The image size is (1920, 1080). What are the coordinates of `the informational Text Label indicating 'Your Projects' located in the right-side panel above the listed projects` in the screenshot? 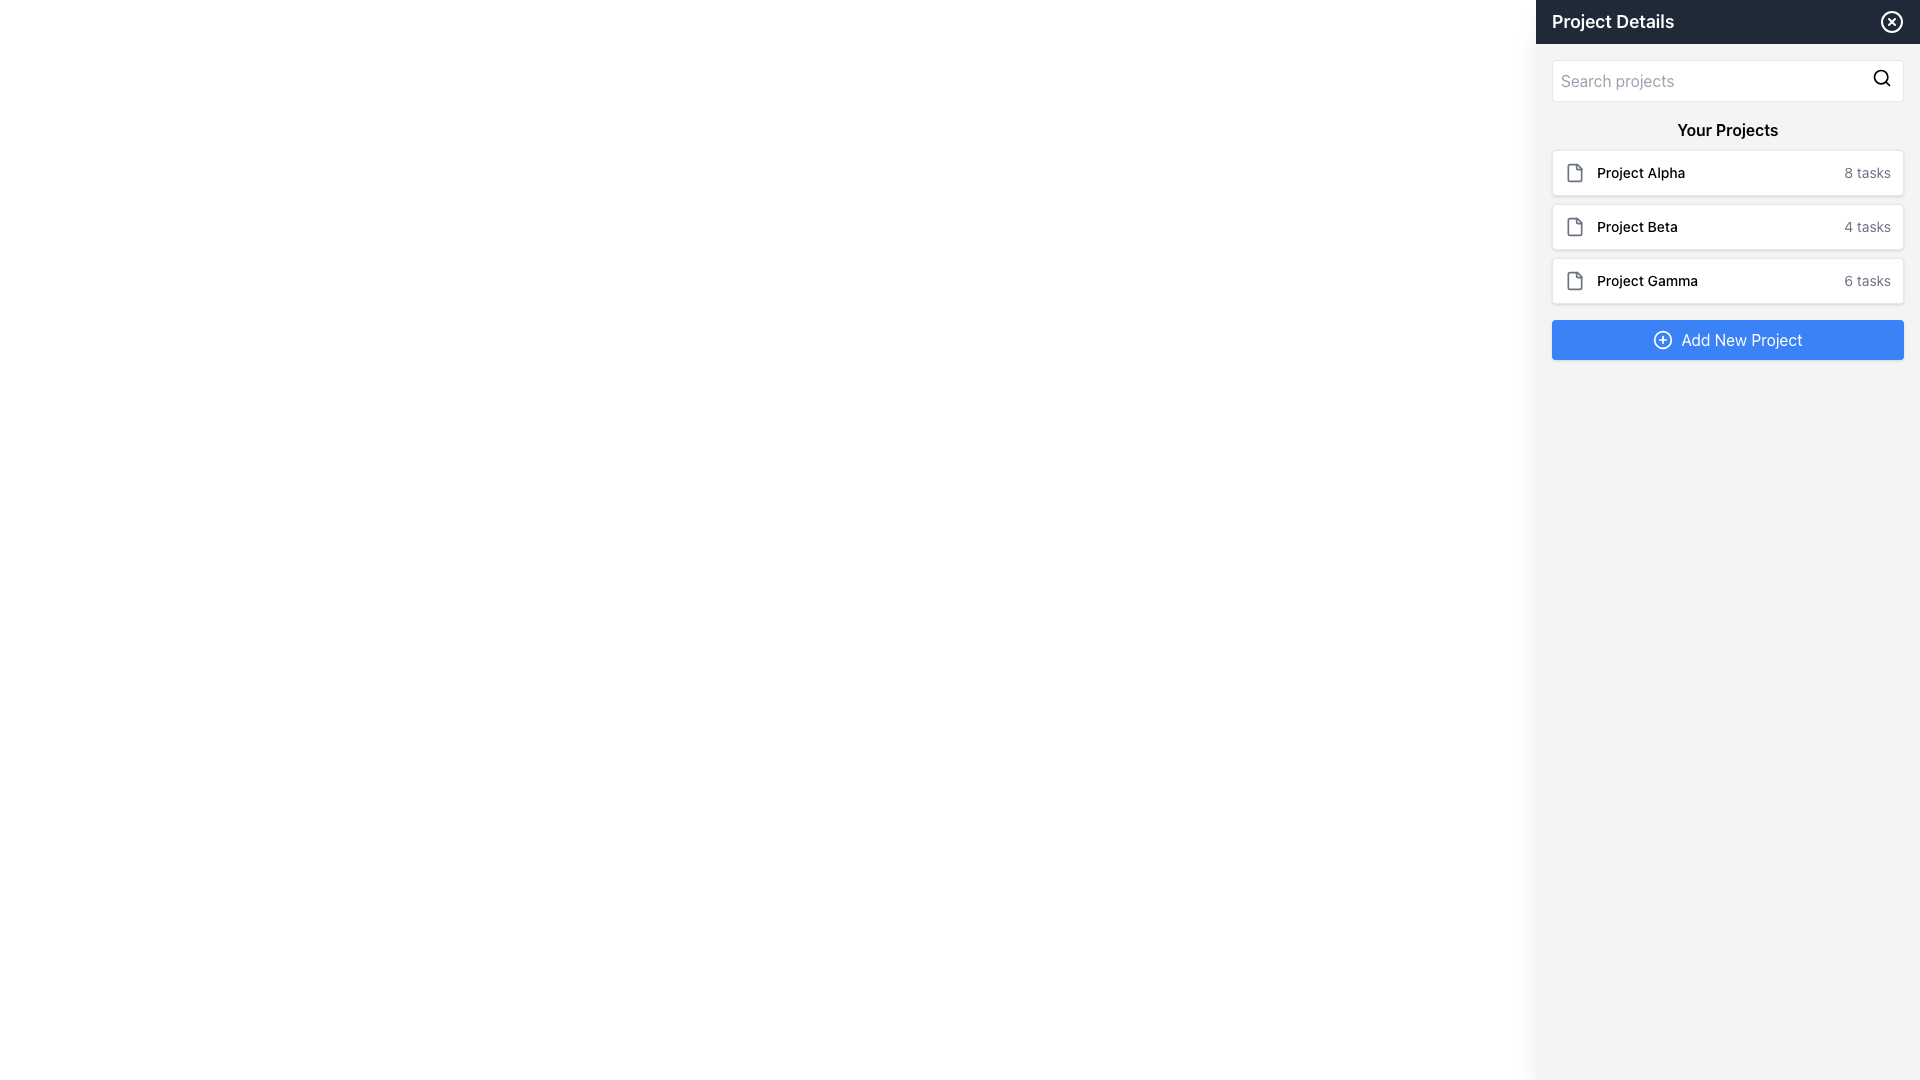 It's located at (1727, 130).